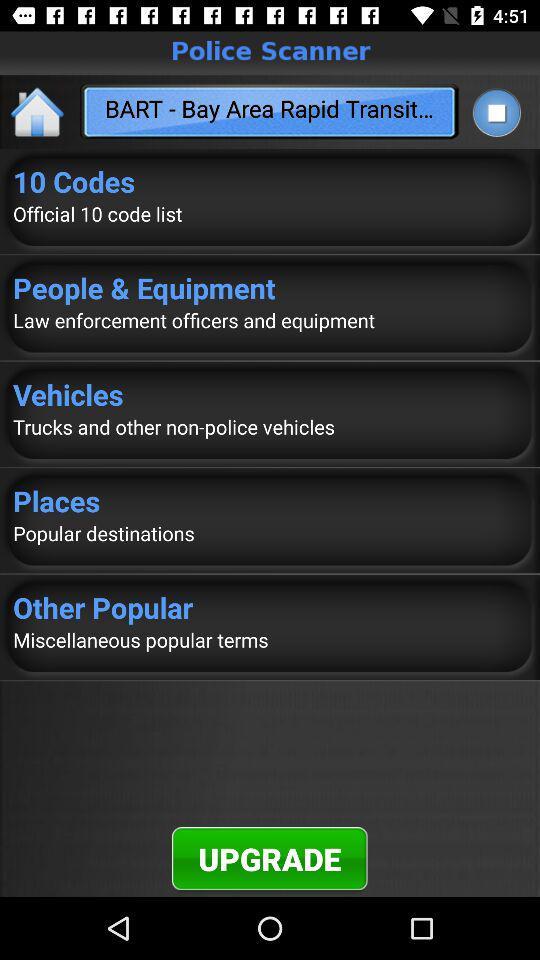 The image size is (540, 960). I want to click on the item at the top left corner, so click(38, 111).